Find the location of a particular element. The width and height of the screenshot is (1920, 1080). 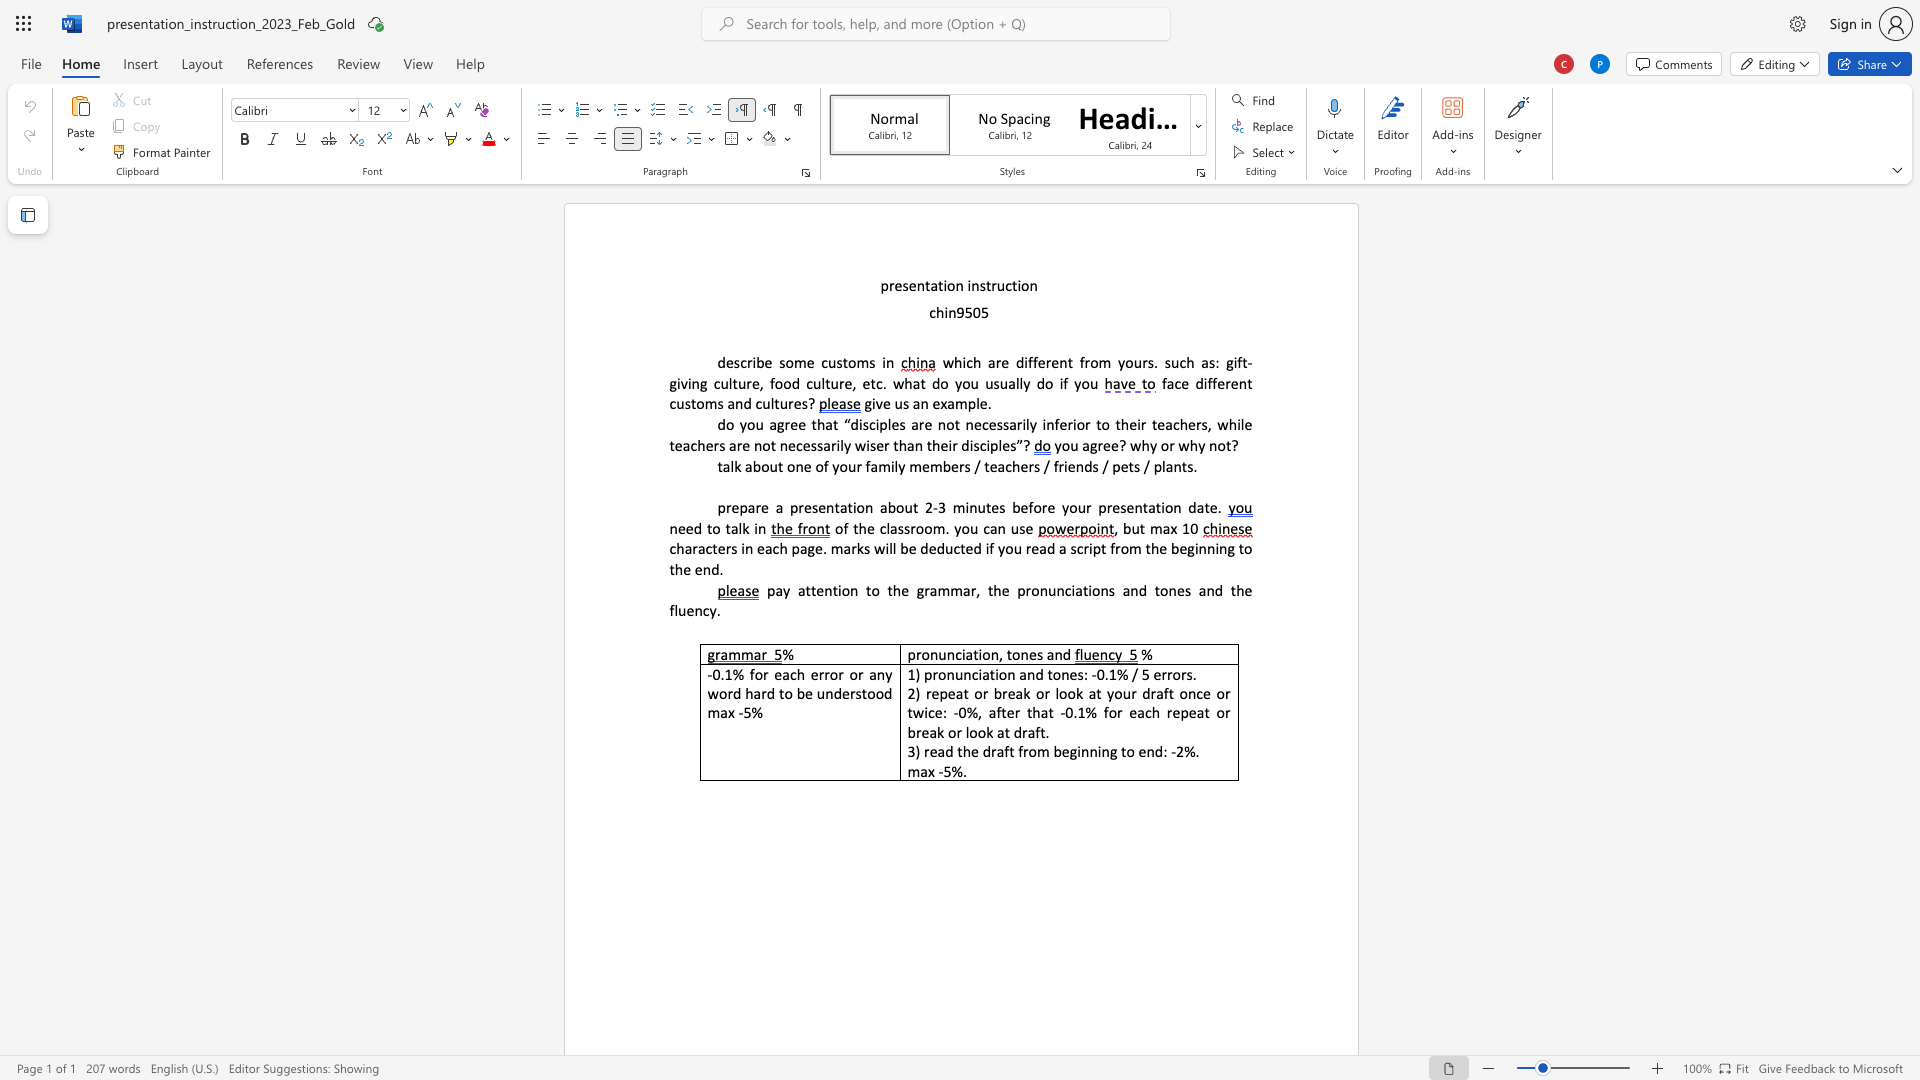

the 2th character "n" in the text is located at coordinates (738, 403).